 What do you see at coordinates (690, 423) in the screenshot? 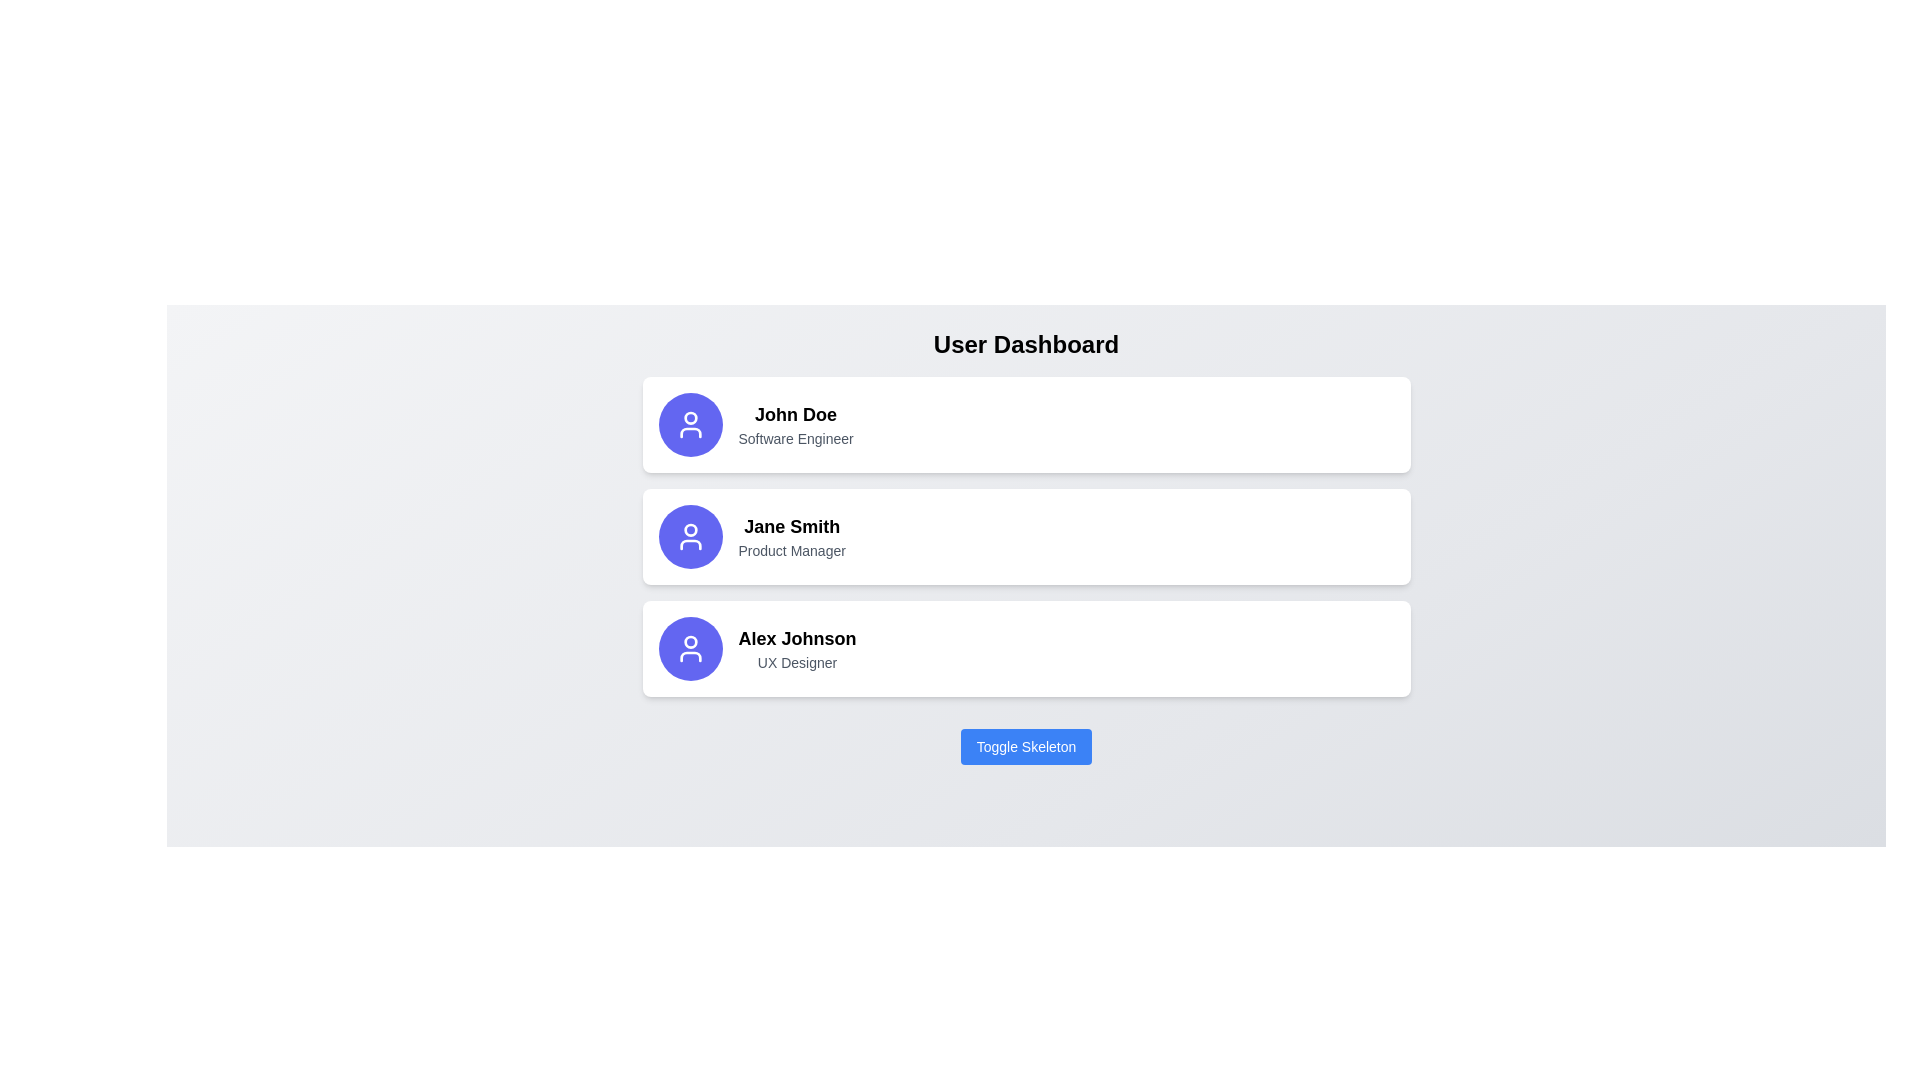
I see `the user profile SVG icon, which is styled with a white color and a vivid purple circular background, located to the left of 'John Doe's' name in the user list` at bounding box center [690, 423].